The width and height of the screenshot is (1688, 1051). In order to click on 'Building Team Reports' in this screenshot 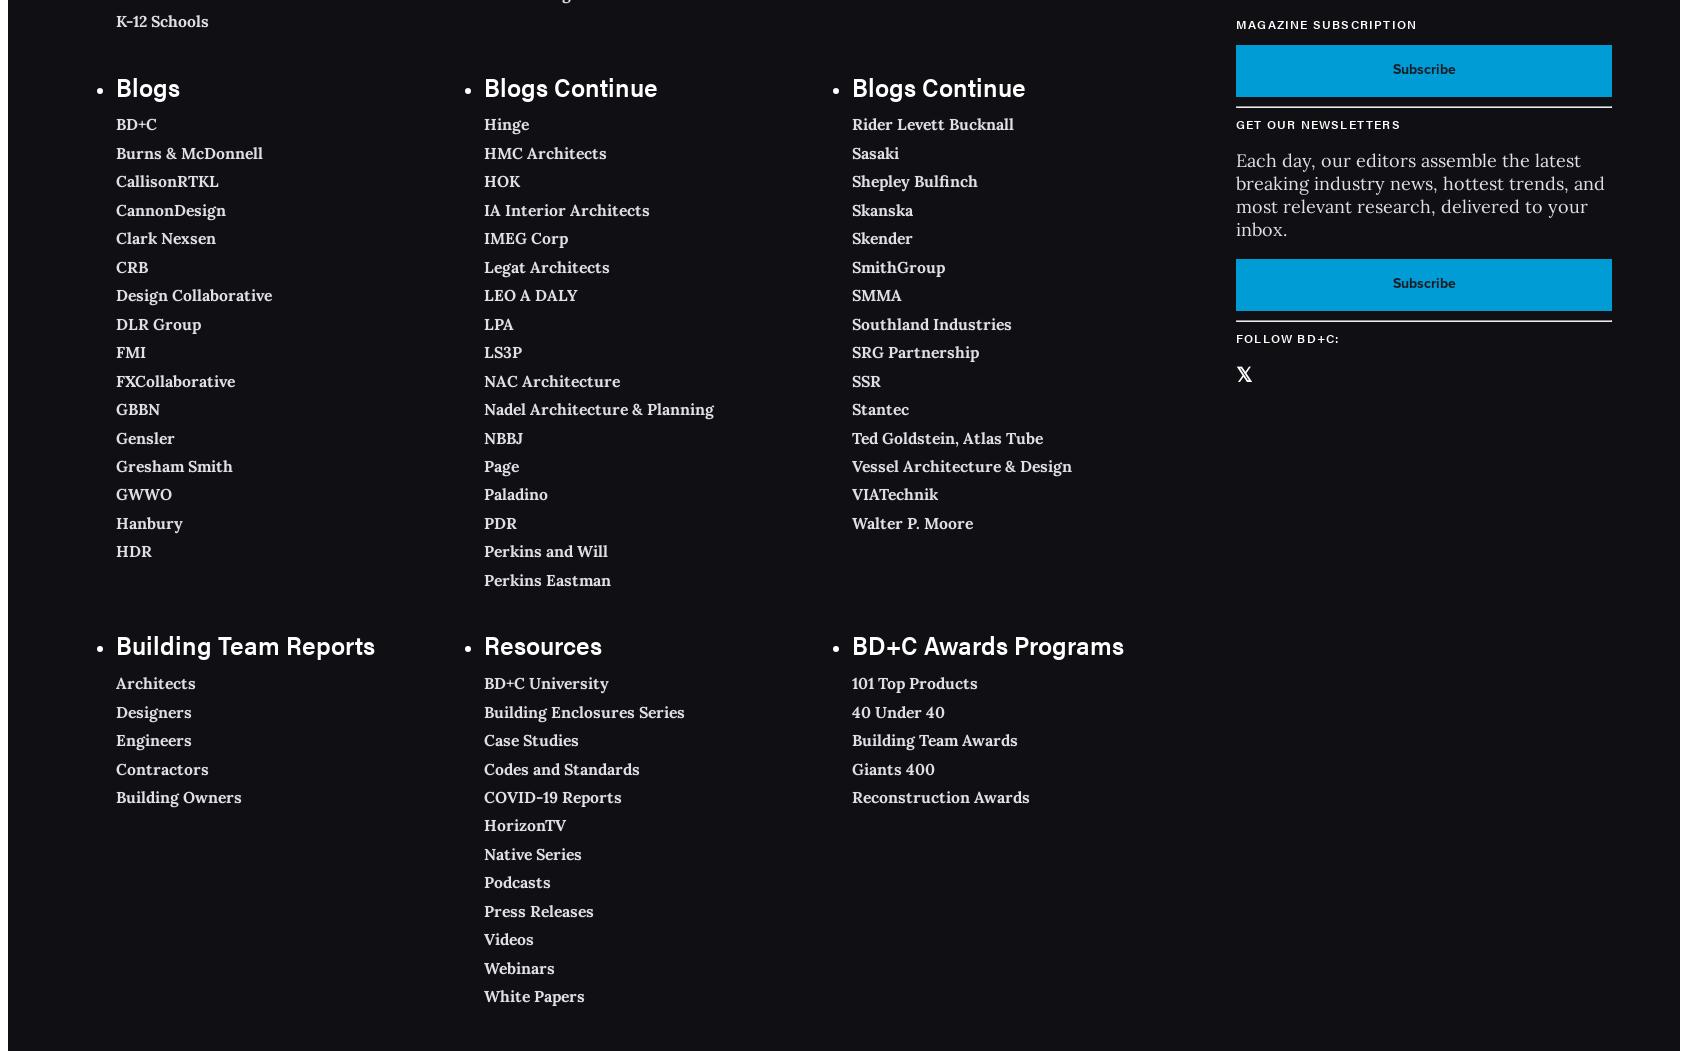, I will do `click(244, 643)`.